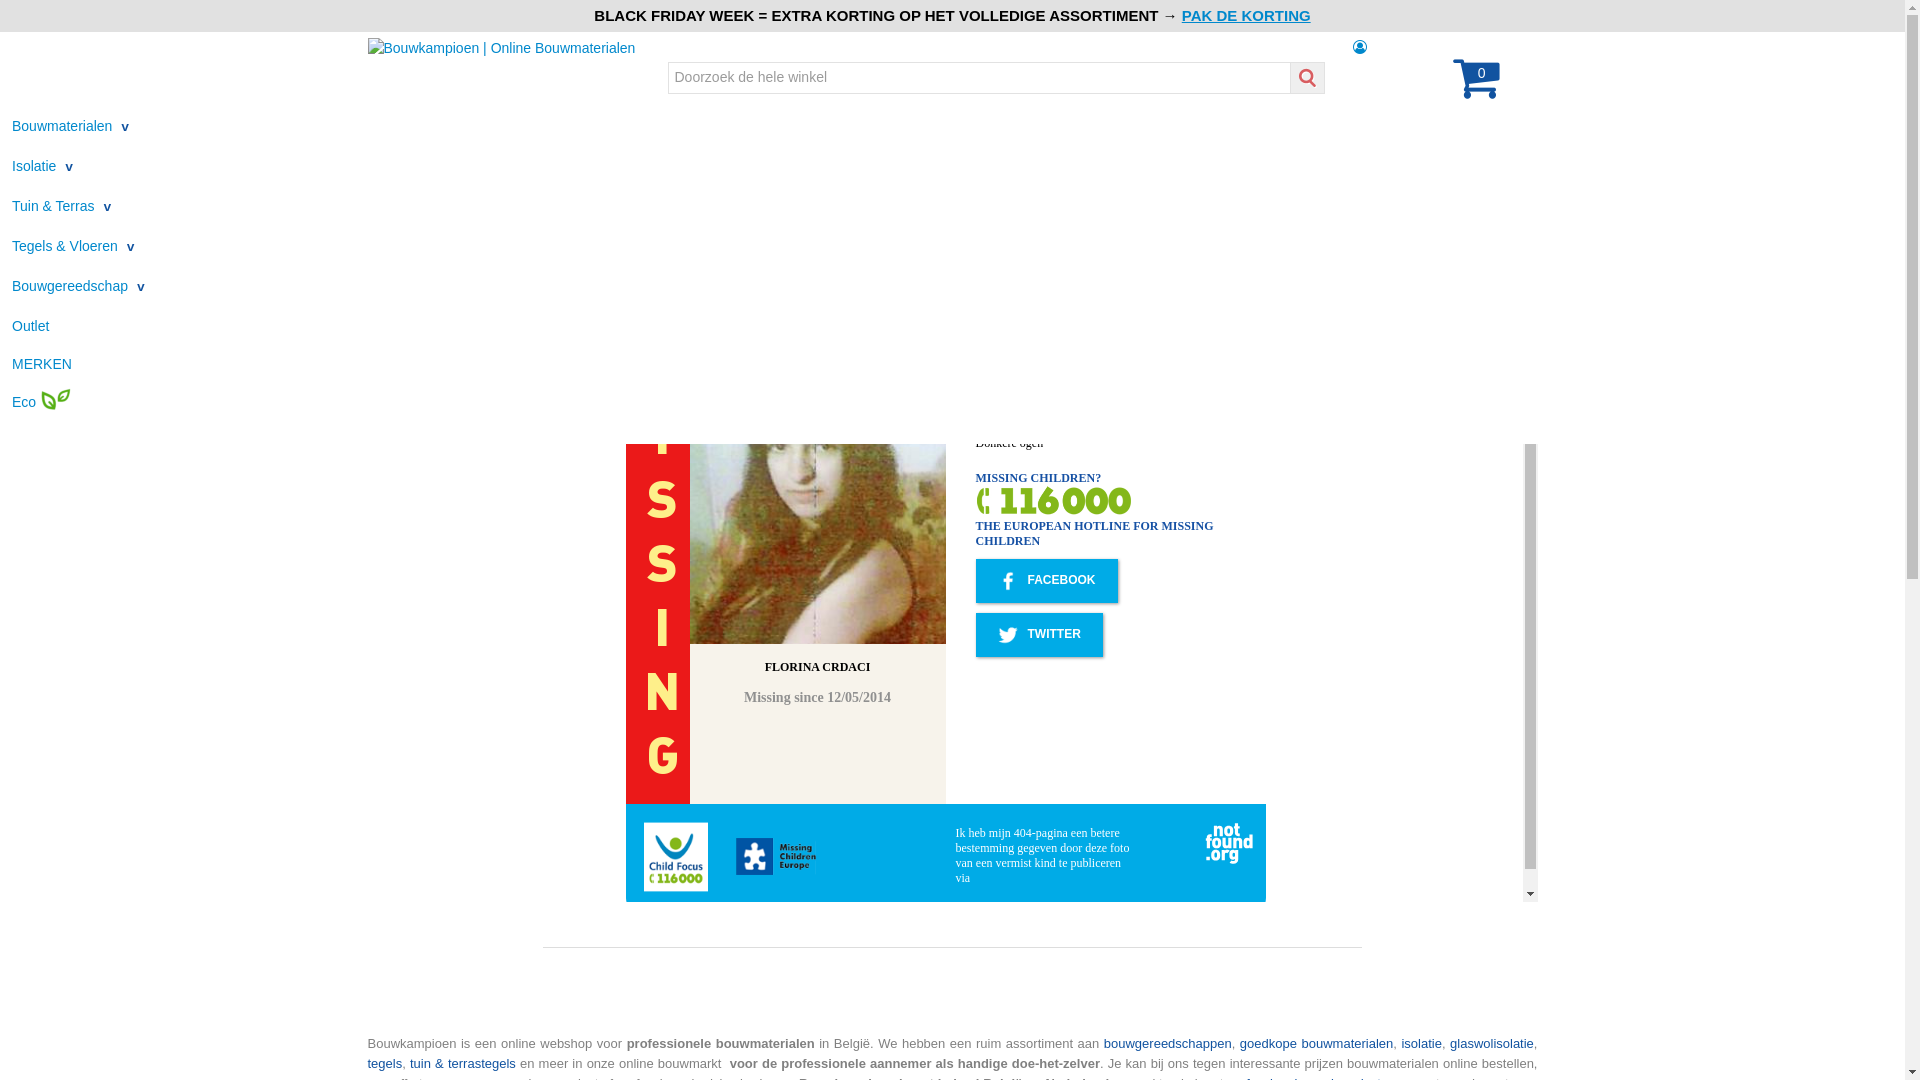 The width and height of the screenshot is (1920, 1080). I want to click on 'Outlet', so click(30, 325).